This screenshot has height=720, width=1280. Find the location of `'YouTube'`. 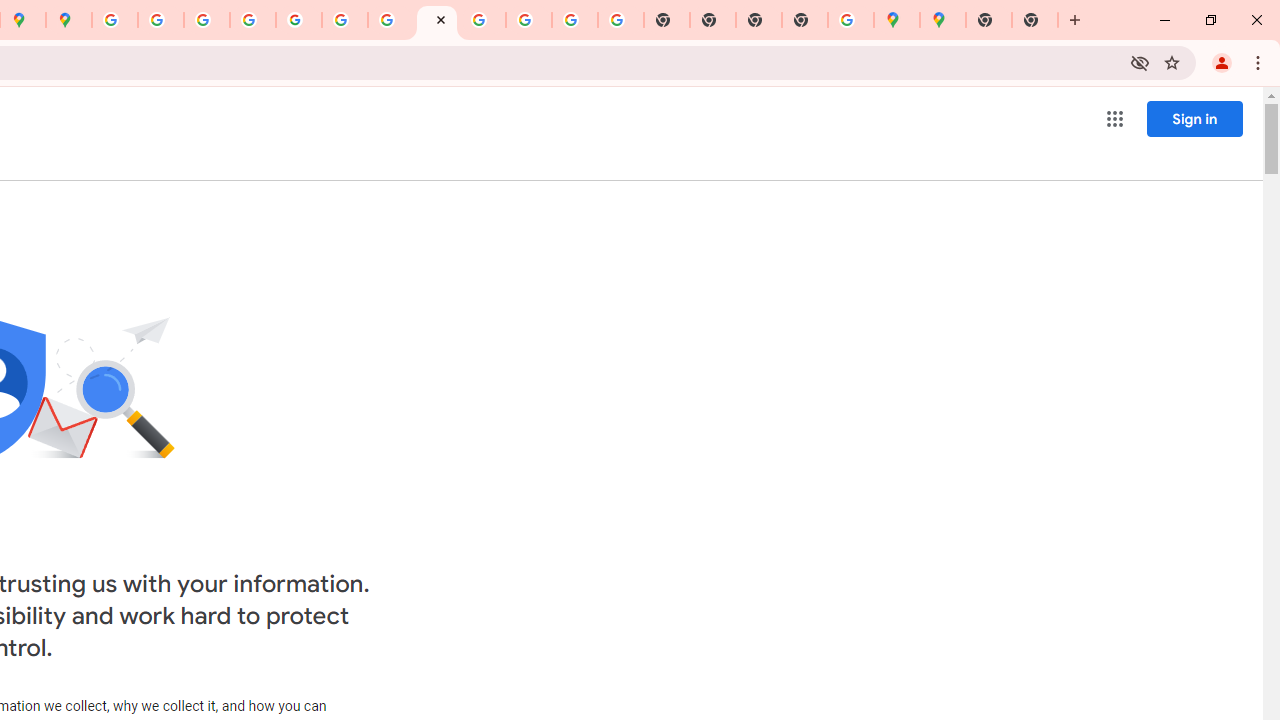

'YouTube' is located at coordinates (345, 20).